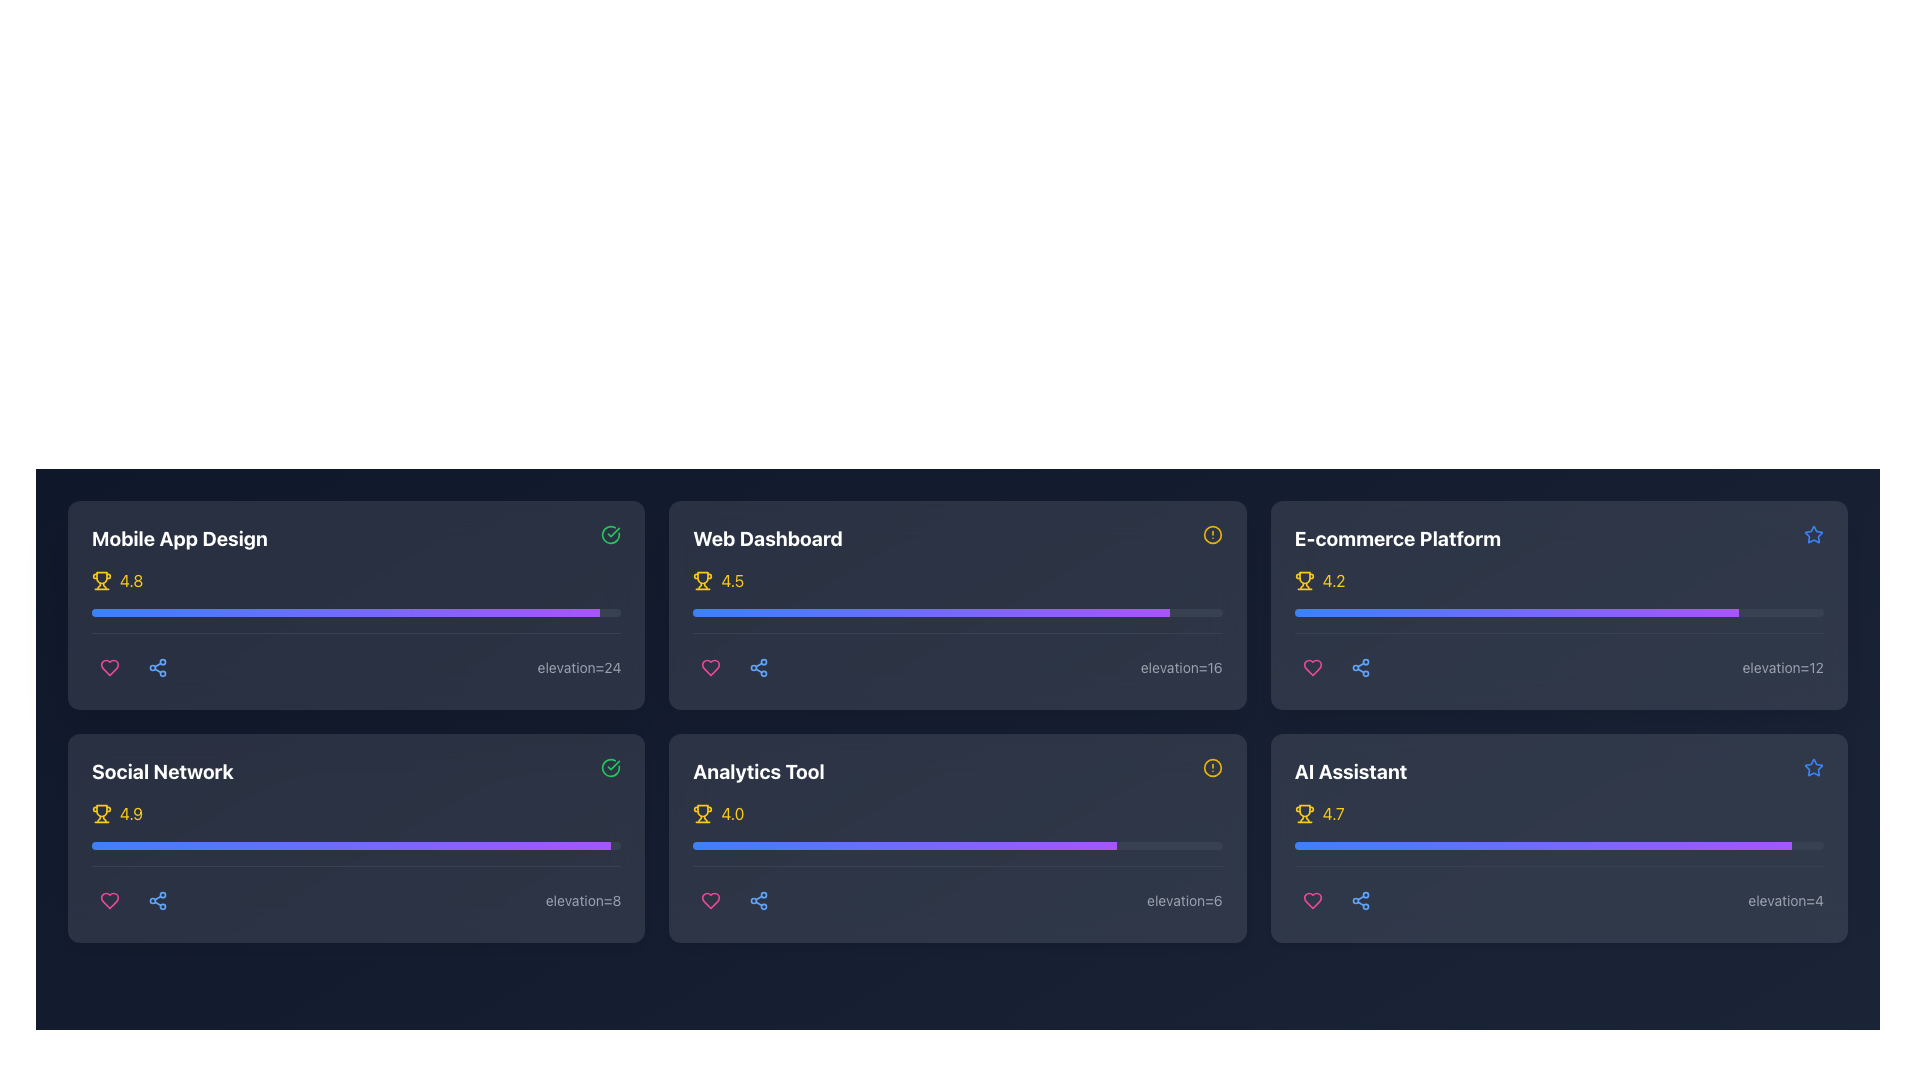 The width and height of the screenshot is (1920, 1080). I want to click on the filled portion of the progress indicator bar within the 'Mobile App Design' card, which is a horizontal bar transitioning from blue to purple, representing 96% completion, so click(345, 612).